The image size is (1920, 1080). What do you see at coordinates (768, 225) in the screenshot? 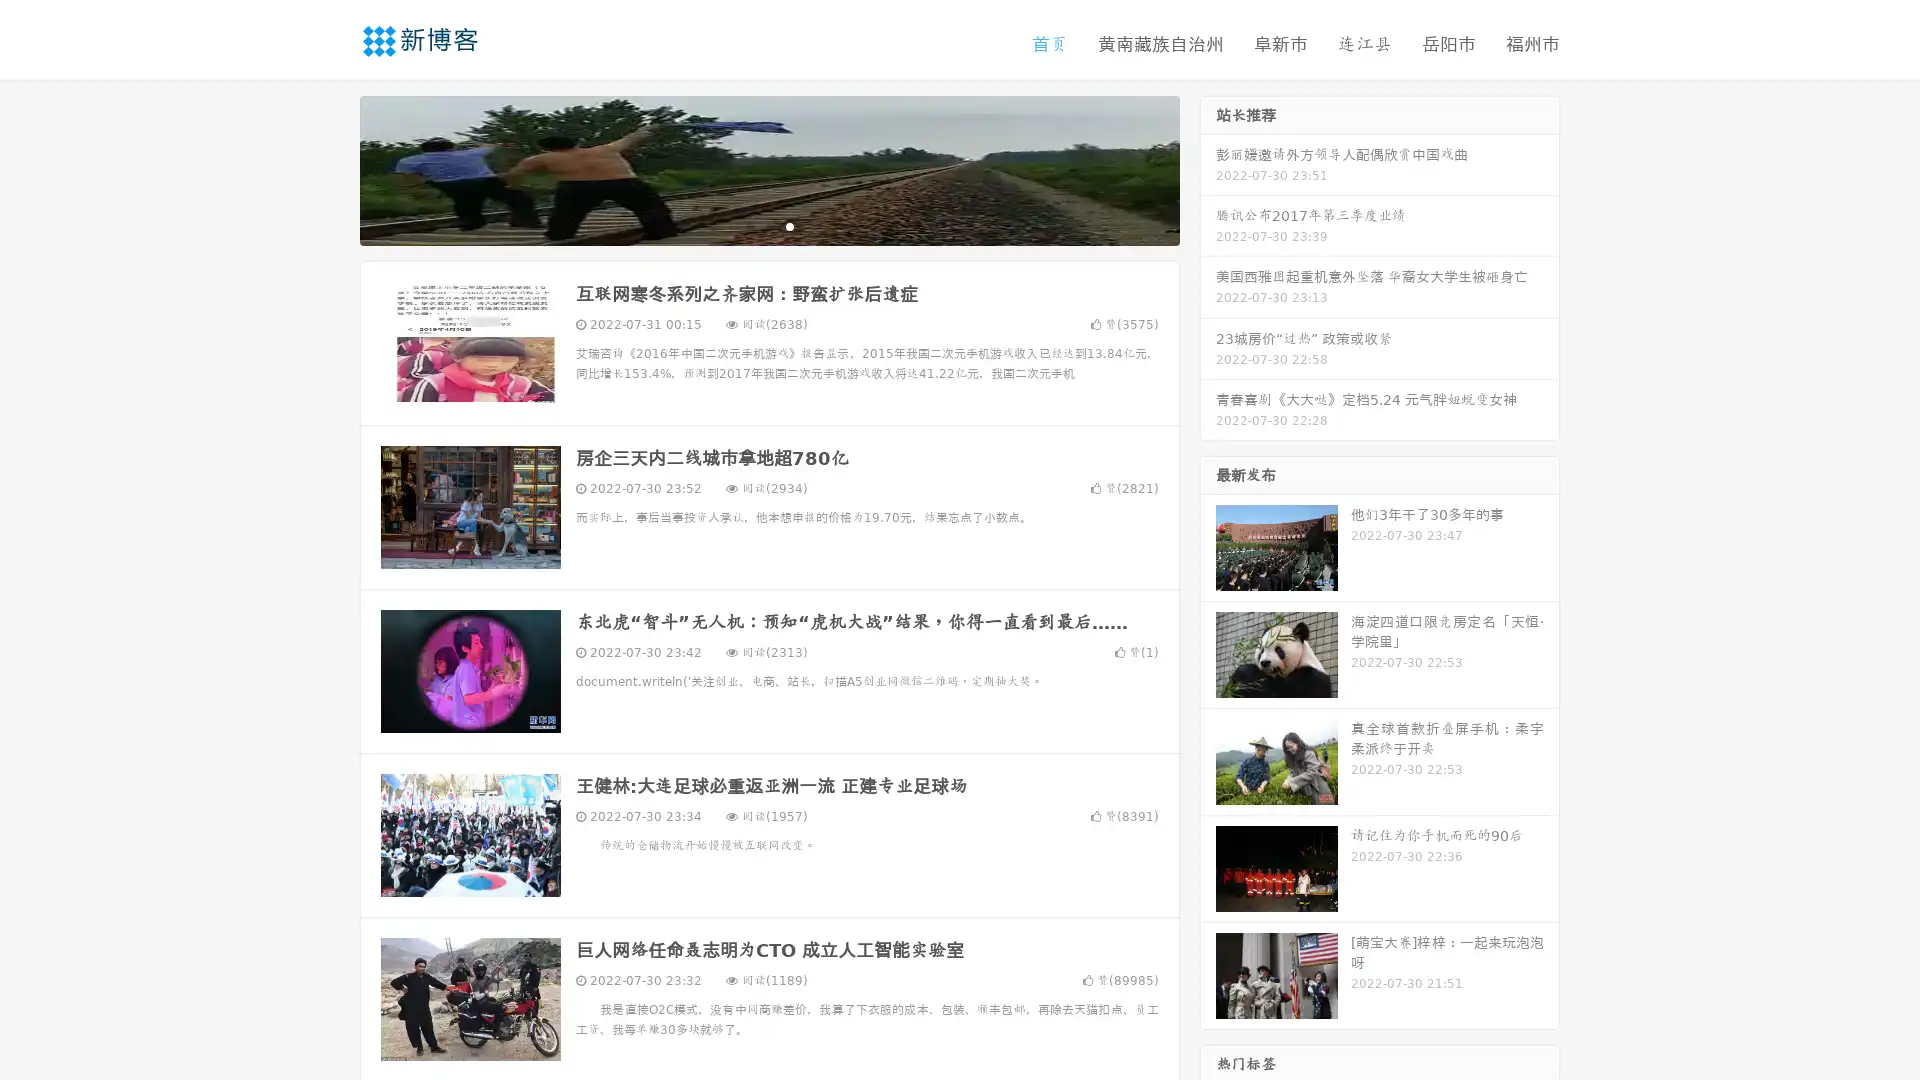
I see `Go to slide 2` at bounding box center [768, 225].